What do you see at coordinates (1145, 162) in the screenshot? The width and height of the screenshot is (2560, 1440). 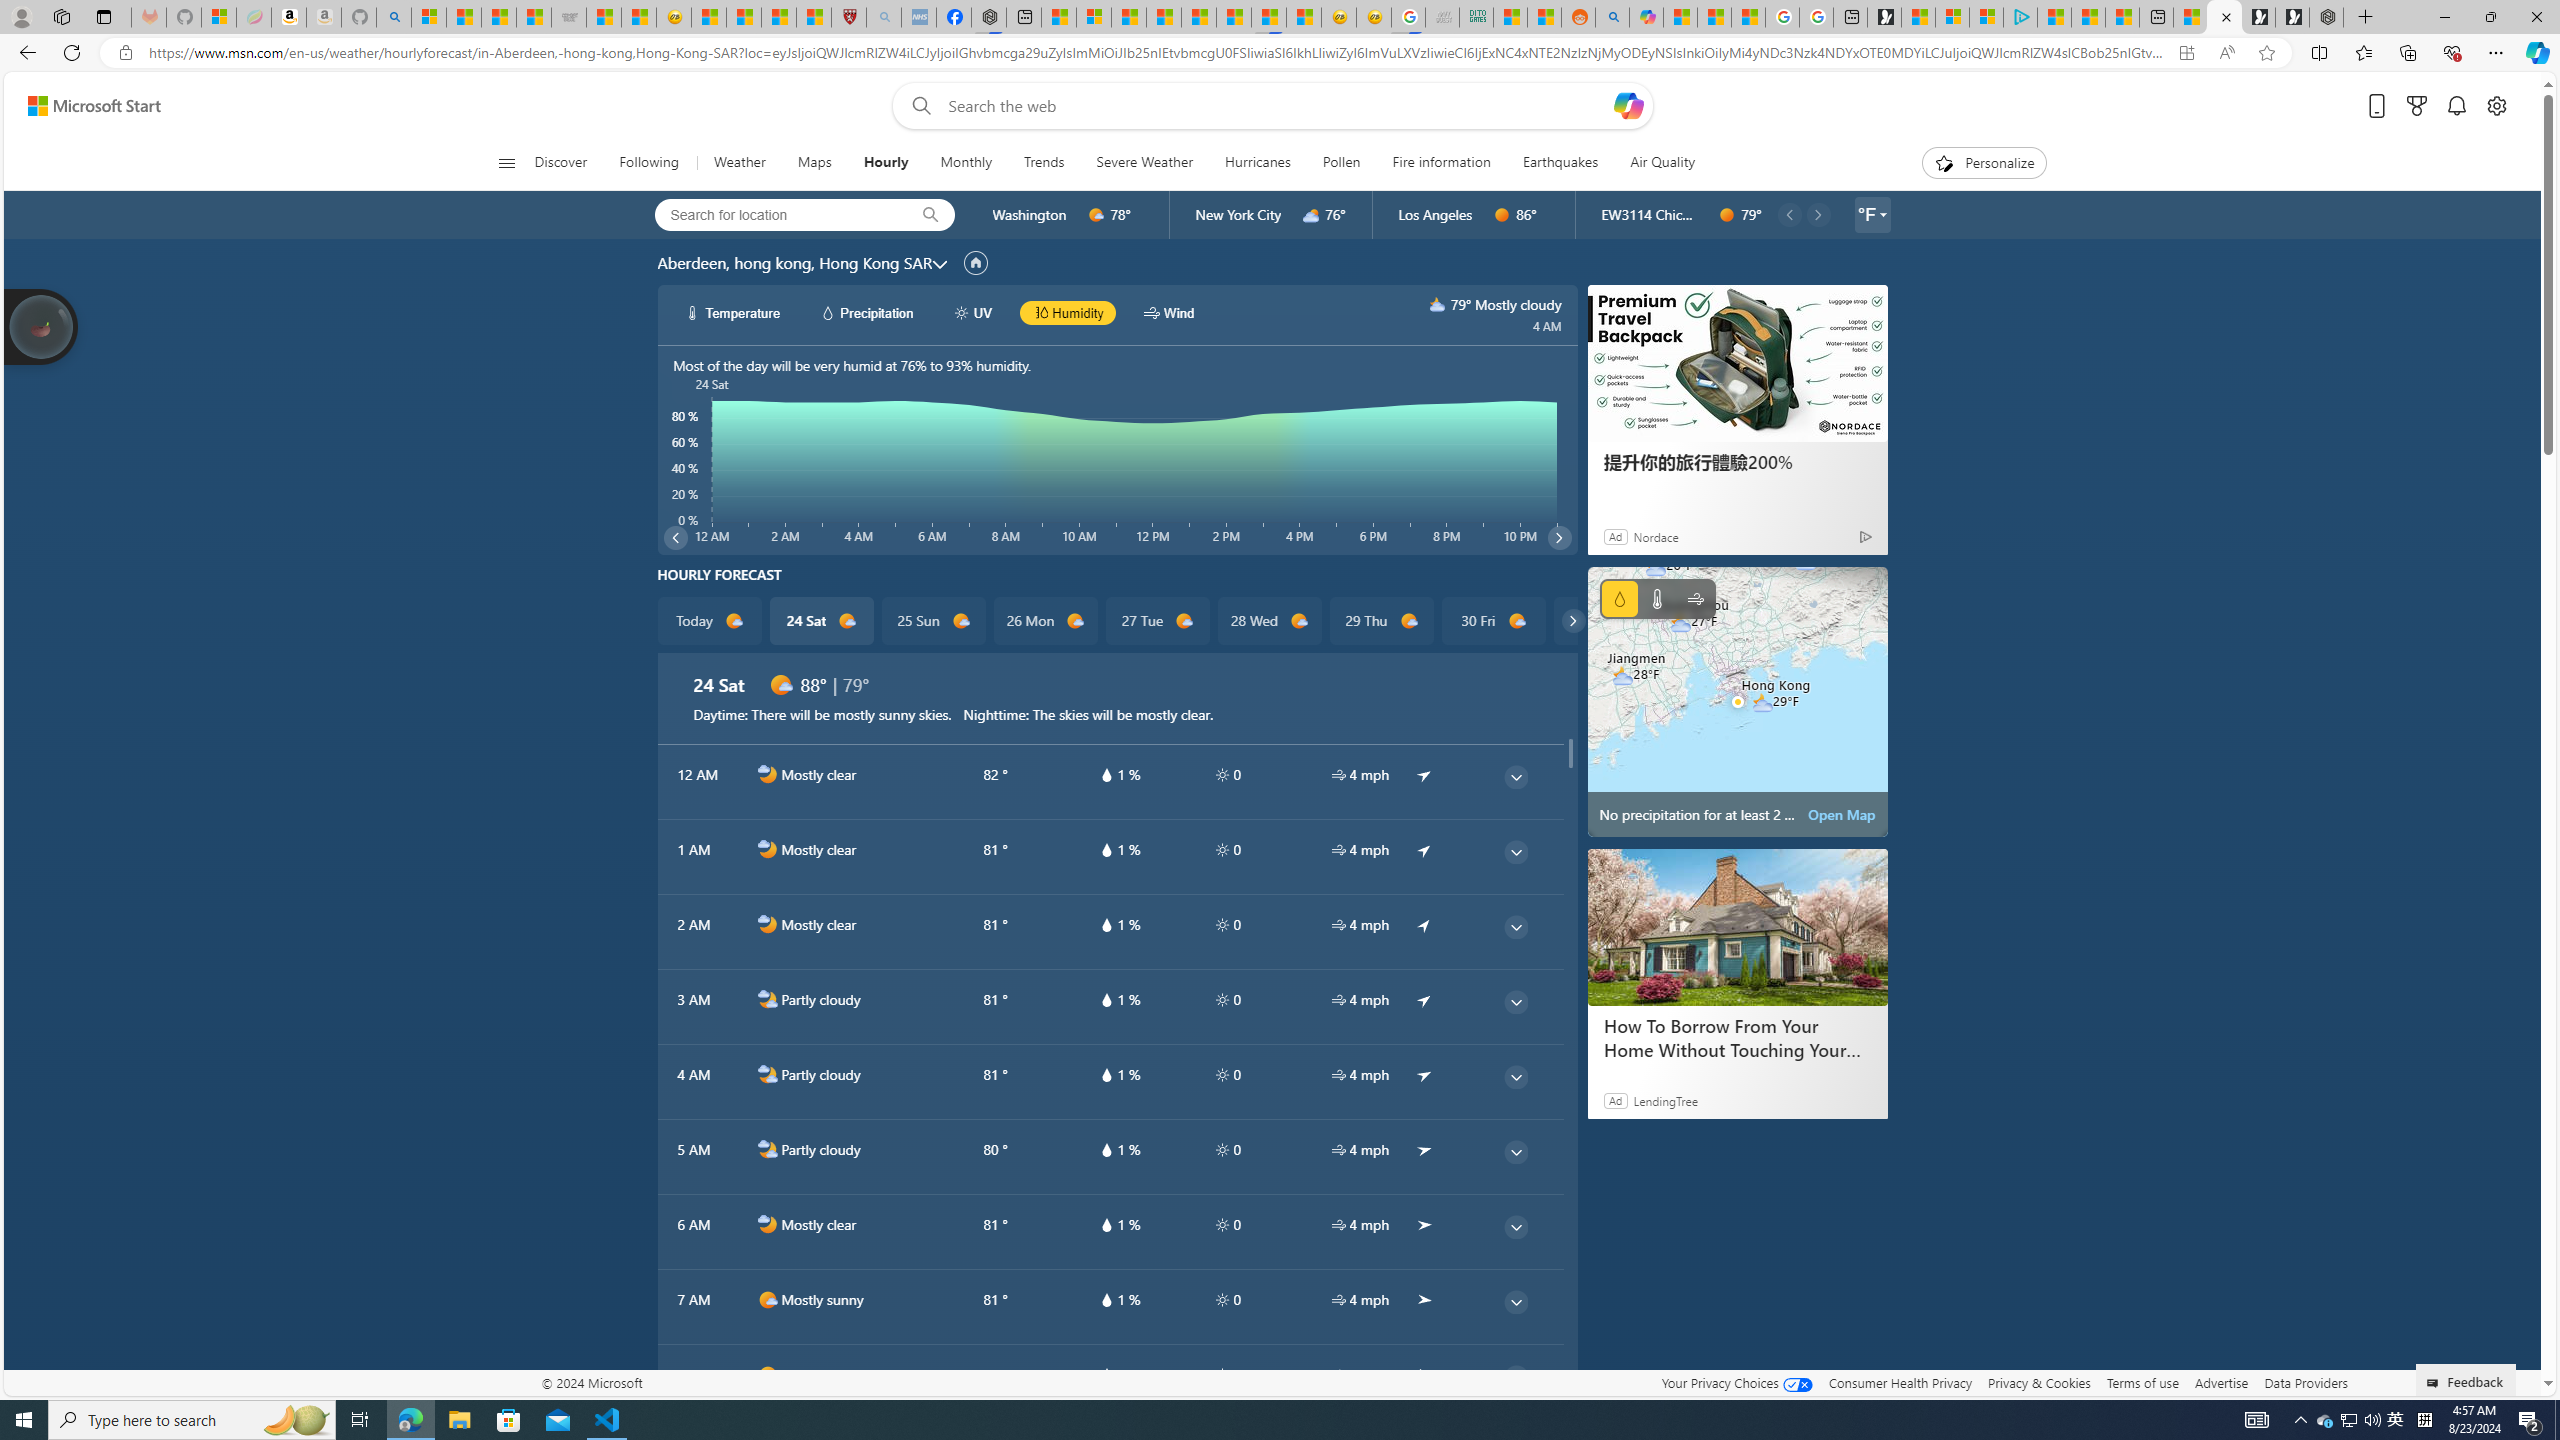 I see `'Severe Weather'` at bounding box center [1145, 162].